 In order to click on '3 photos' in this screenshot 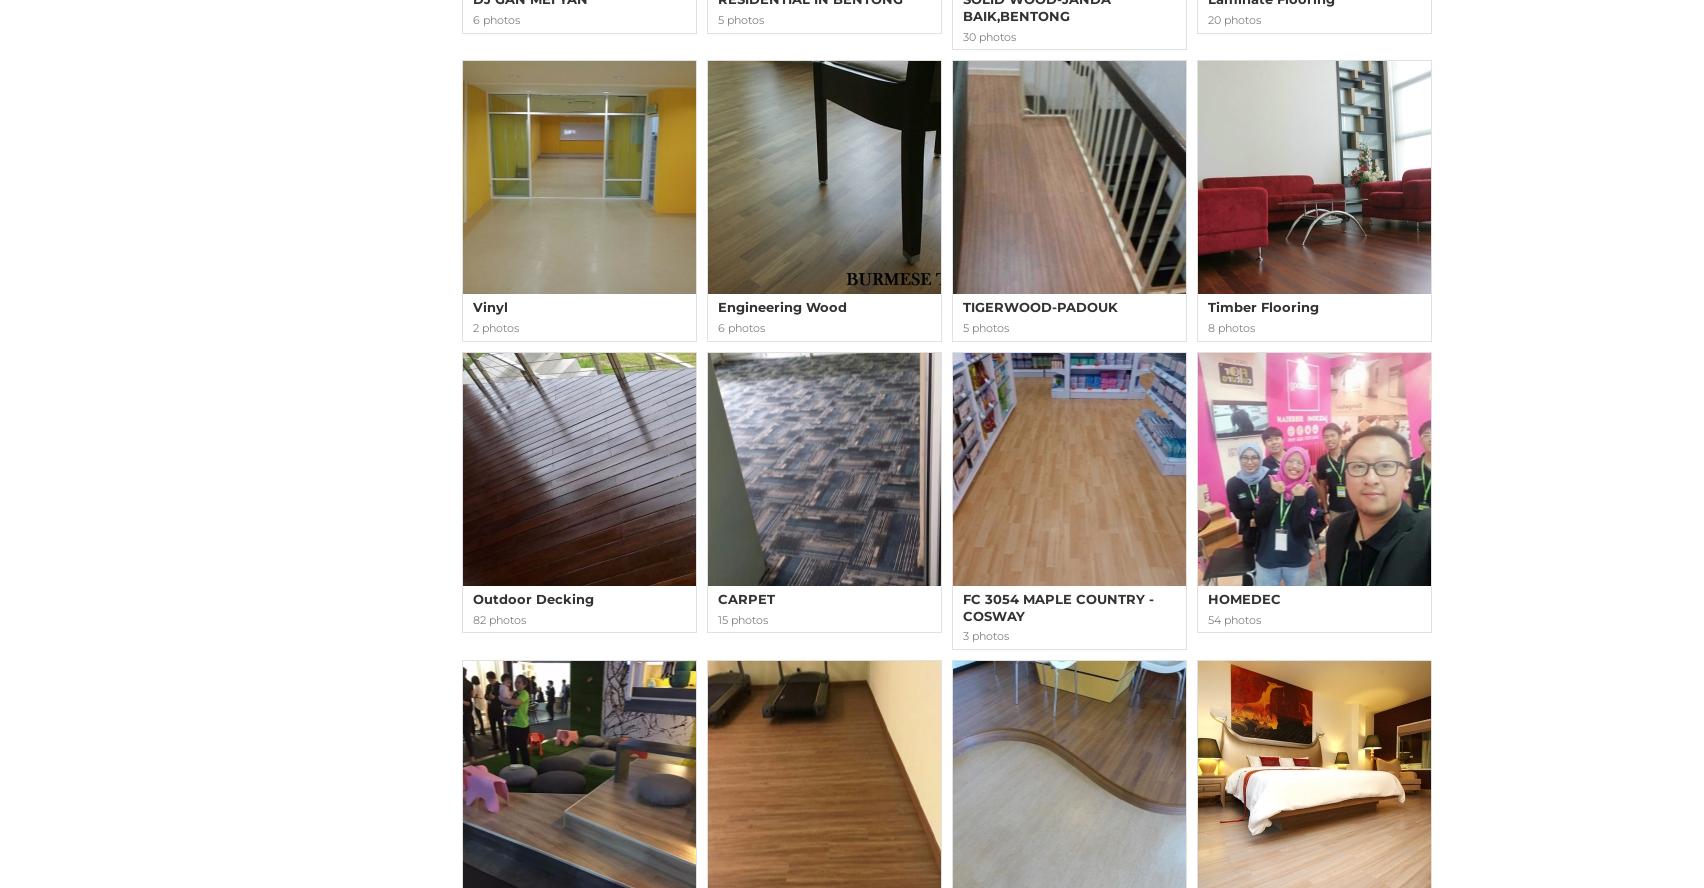, I will do `click(985, 634)`.